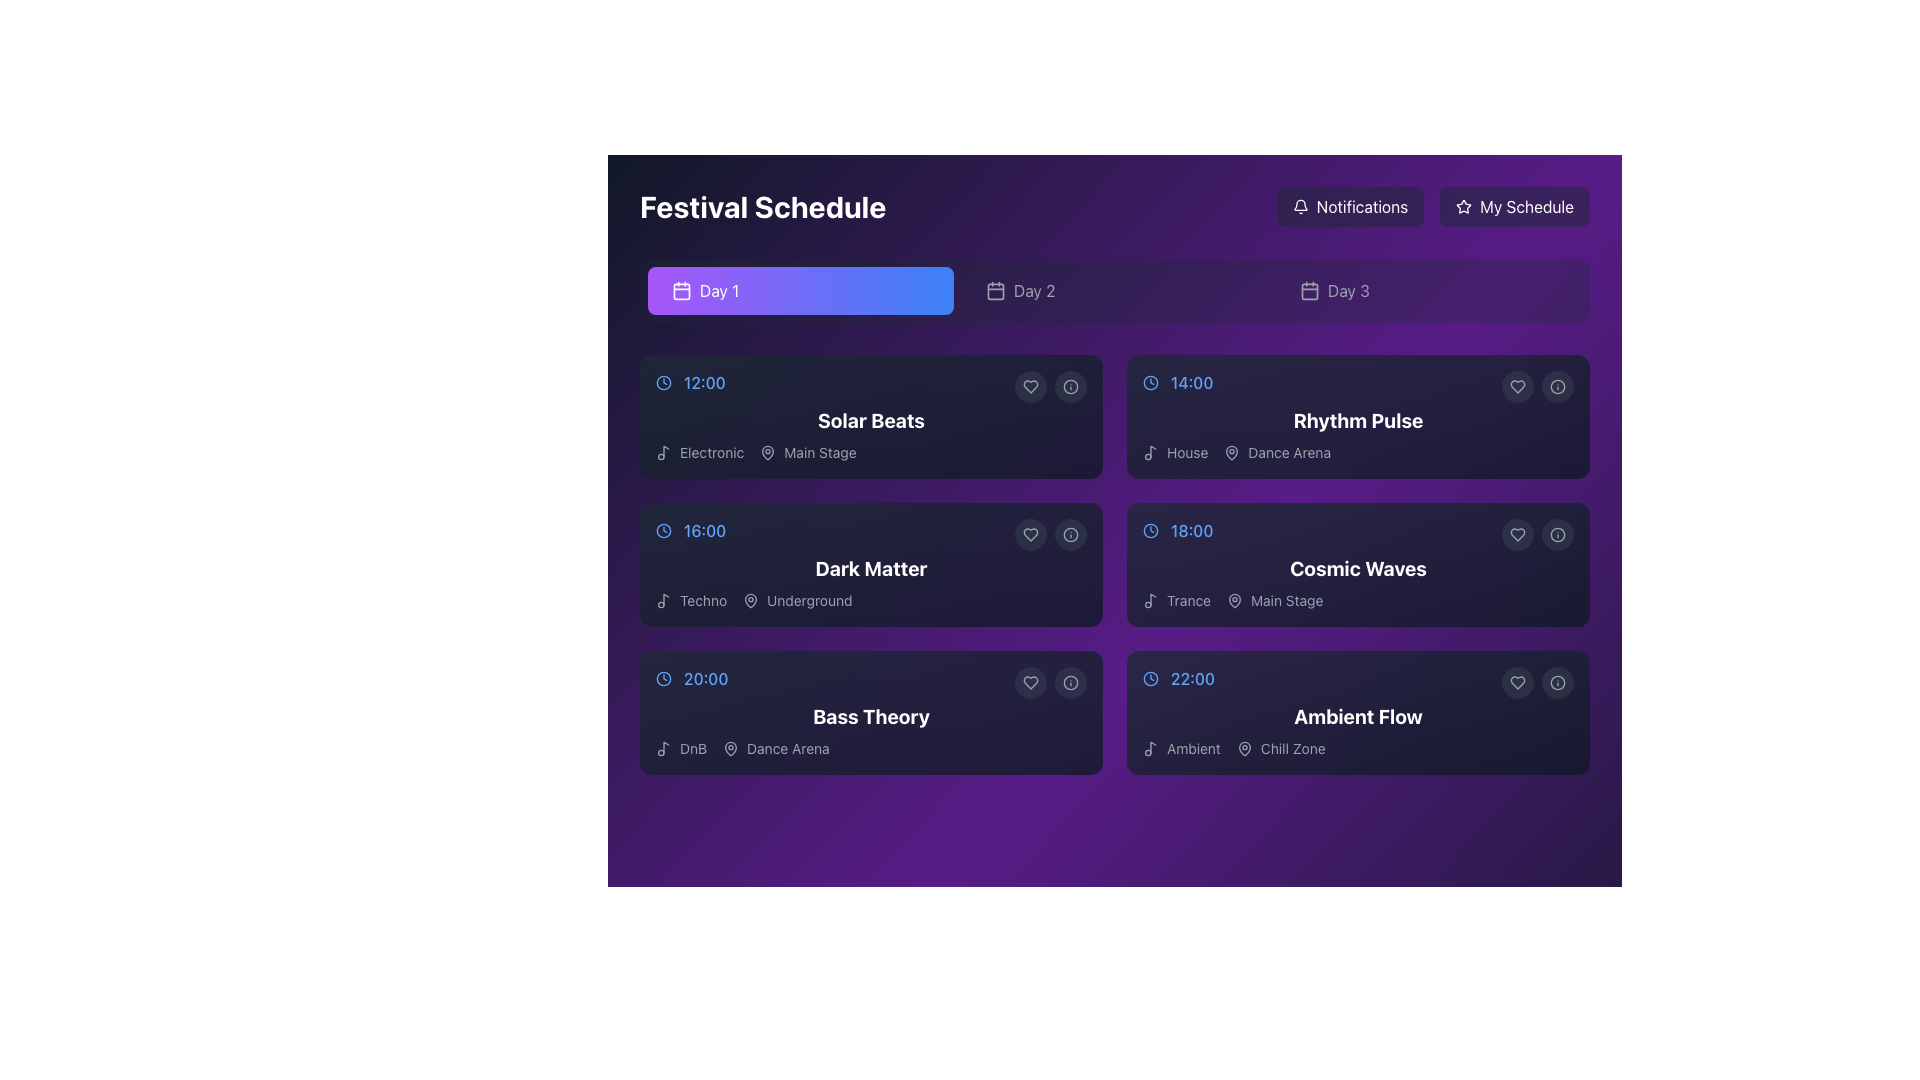  Describe the element at coordinates (1151, 530) in the screenshot. I see `the blue outlined circular graphical decoration within the clock icon located near the '18:00' time label in the schedule for 'Cosmic Waves'` at that location.